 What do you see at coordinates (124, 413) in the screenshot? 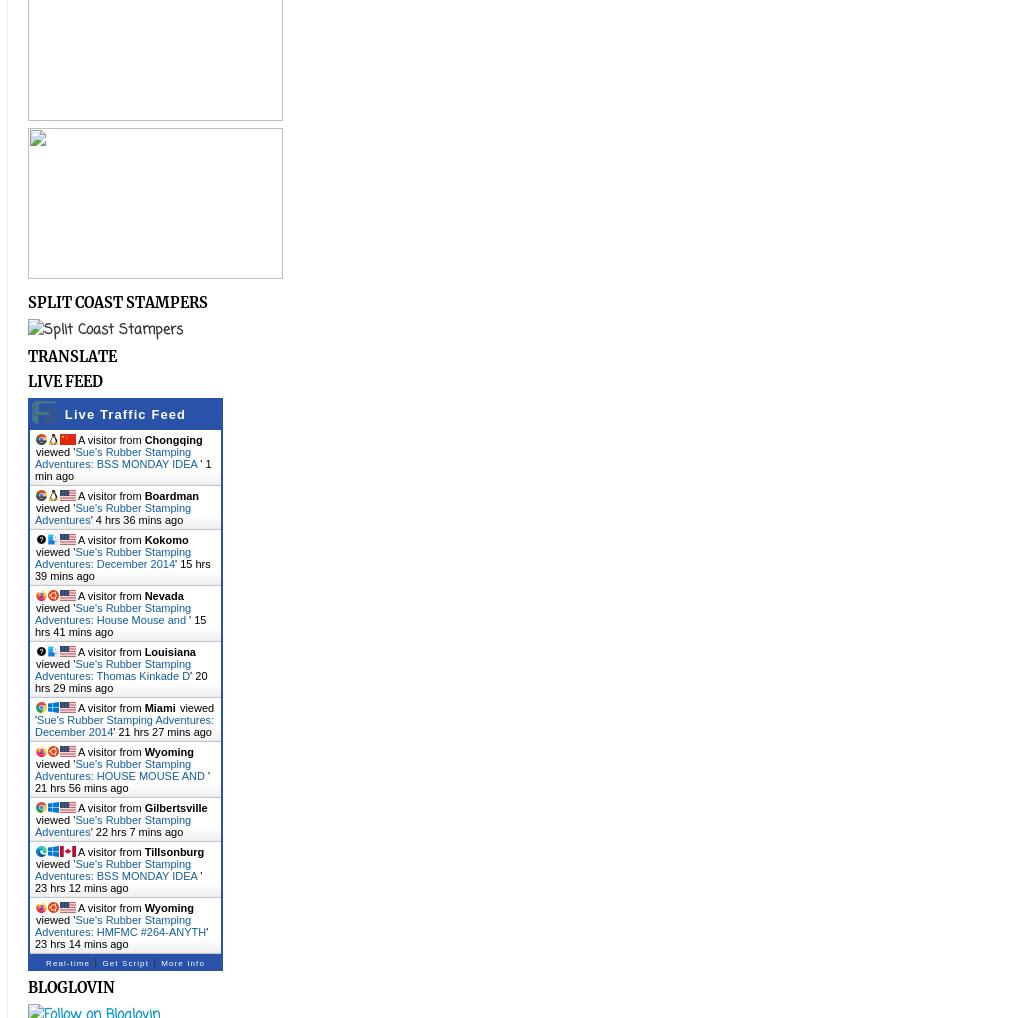
I see `'Live Traffic Feed'` at bounding box center [124, 413].